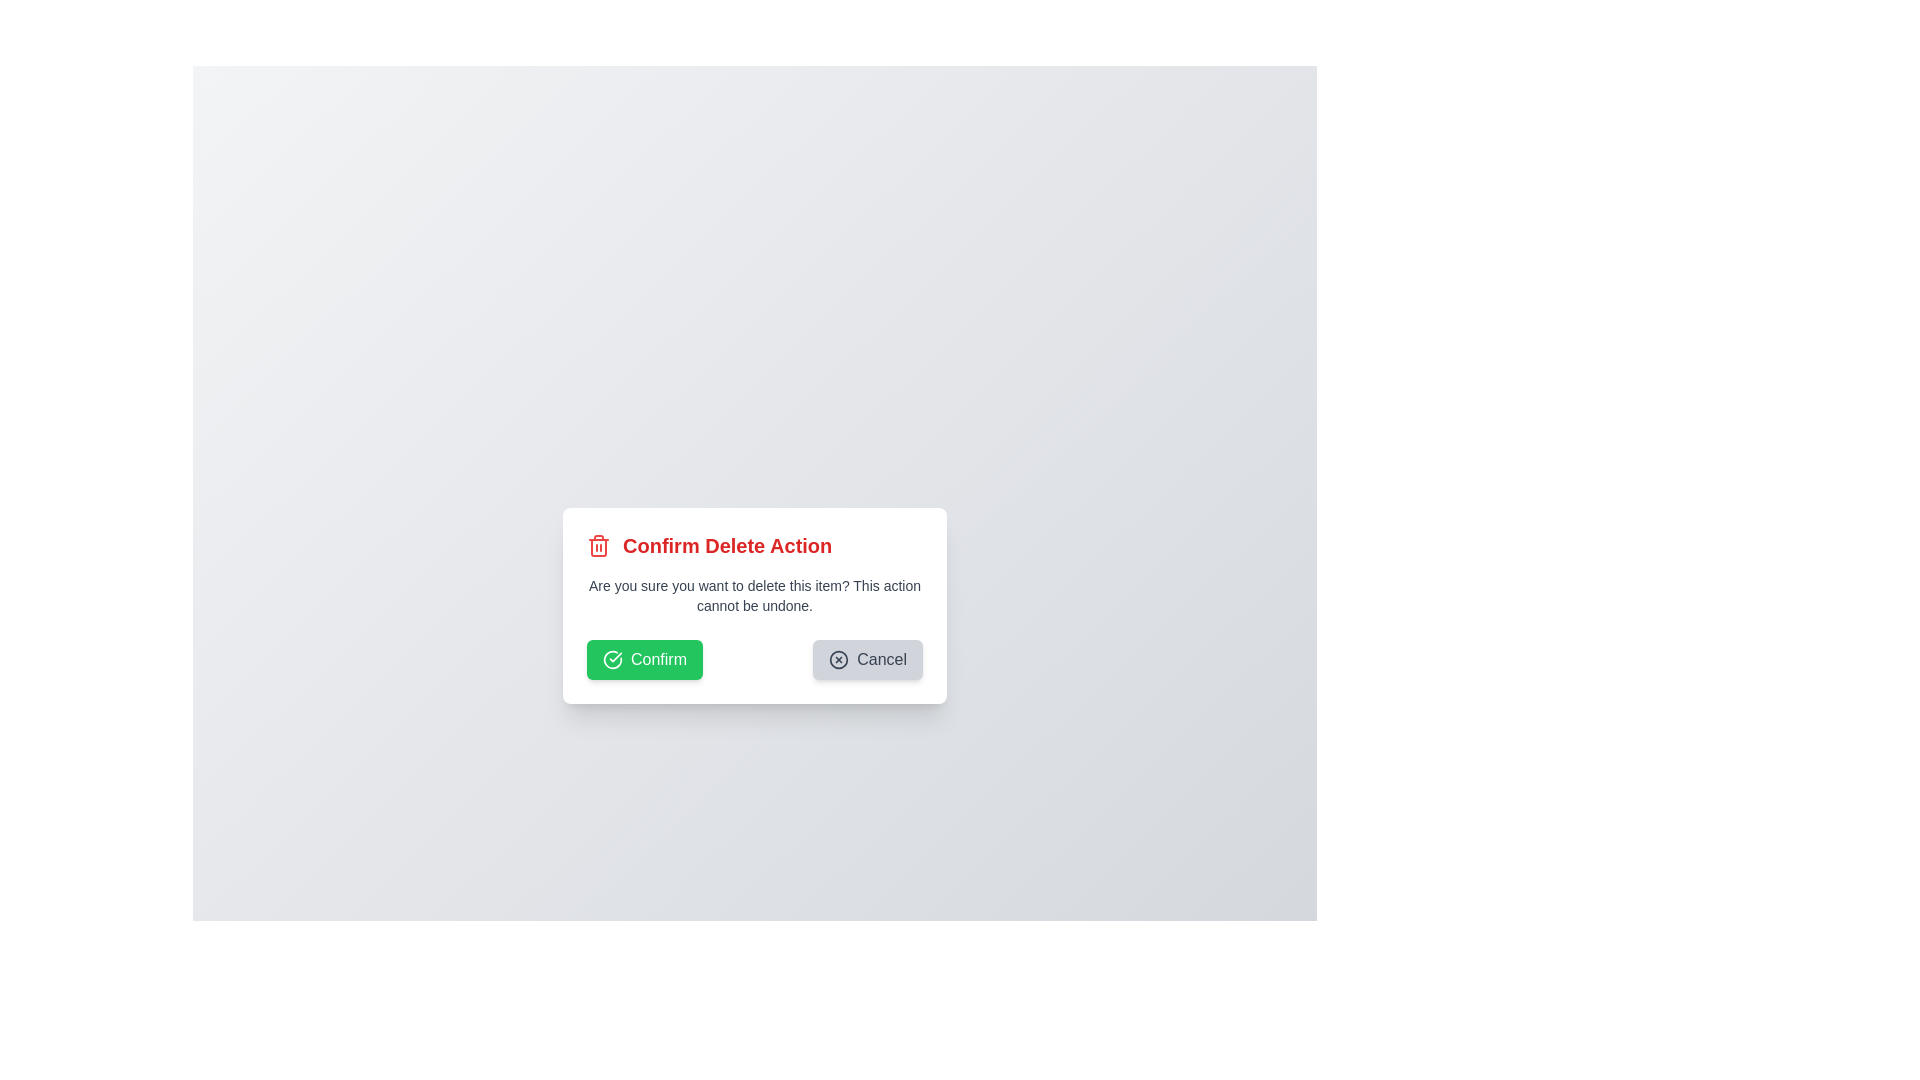 Image resolution: width=1920 pixels, height=1080 pixels. What do you see at coordinates (598, 547) in the screenshot?
I see `the graphical icon component of the trash can, which visually represents the core body of the icon indicating deletion functionality in the delete confirmation dialog` at bounding box center [598, 547].